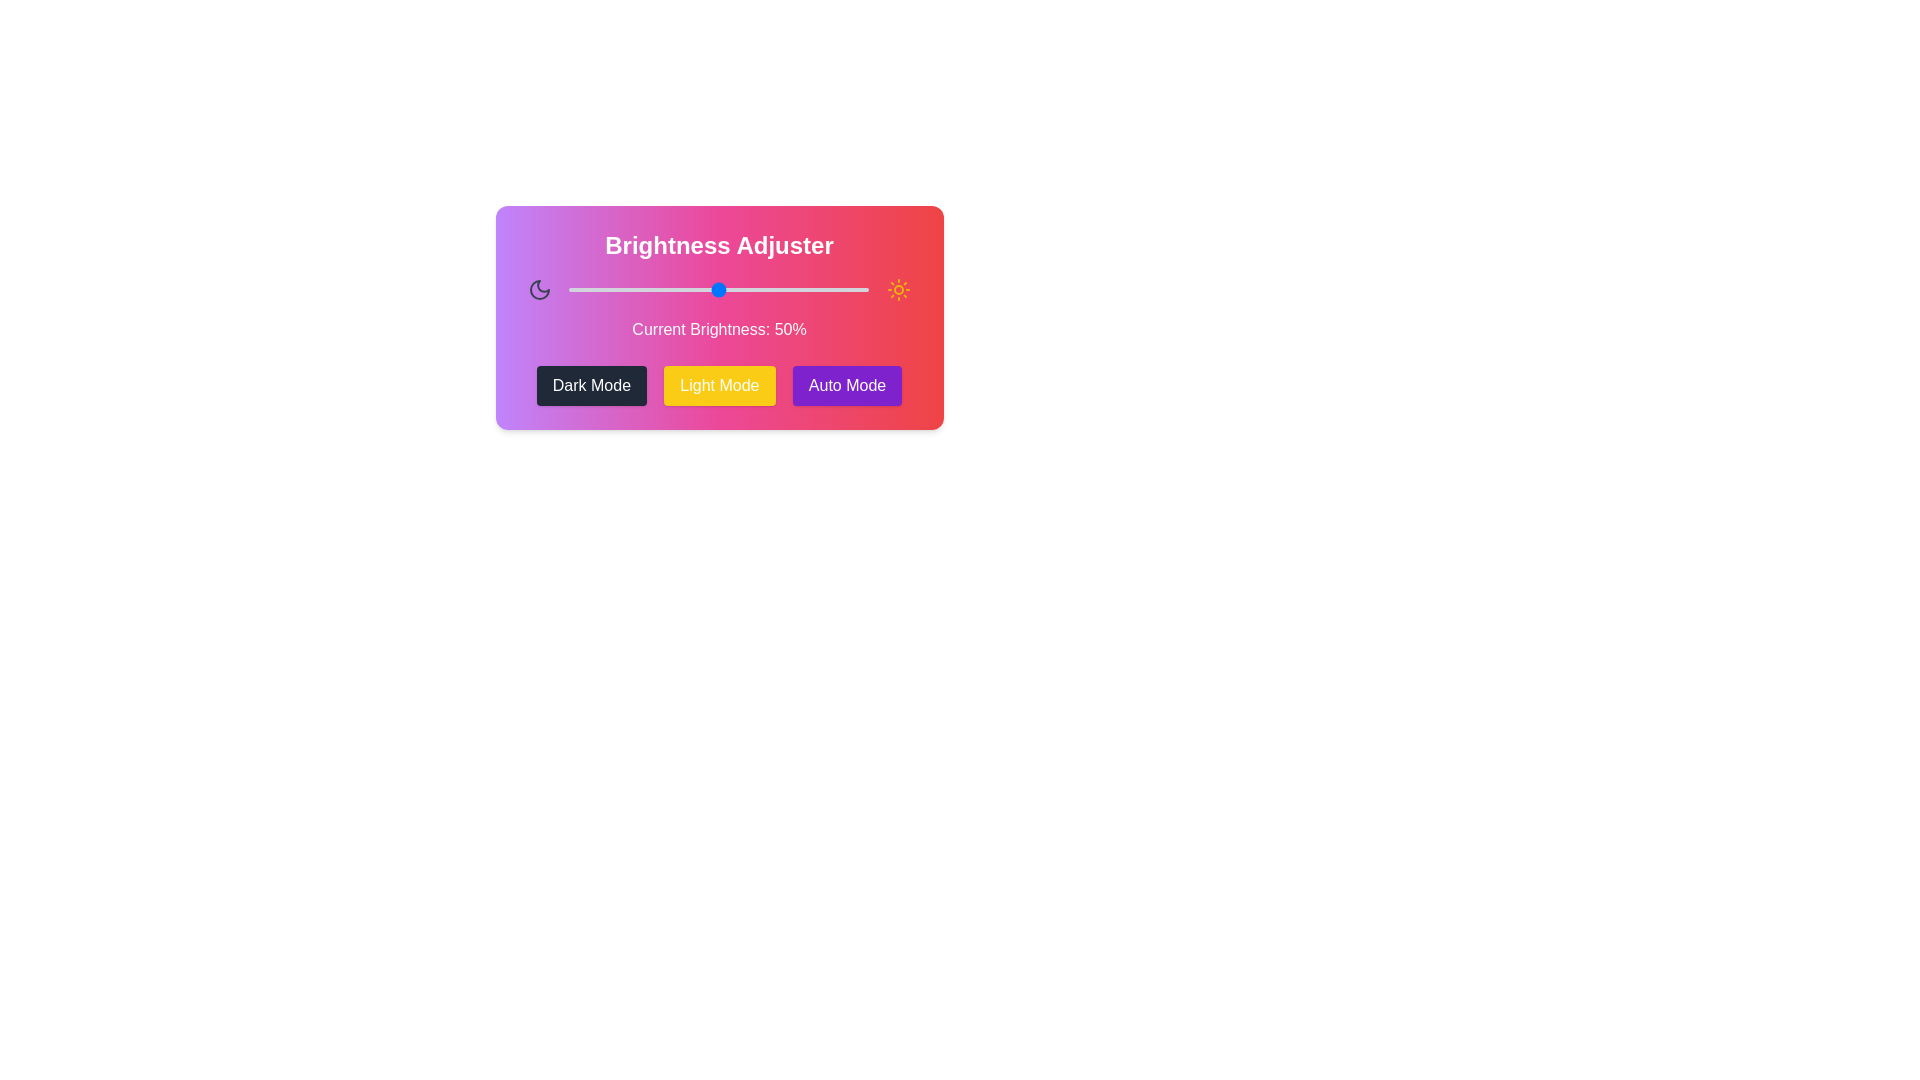  Describe the element at coordinates (742, 289) in the screenshot. I see `the brightness slider to 58%` at that location.